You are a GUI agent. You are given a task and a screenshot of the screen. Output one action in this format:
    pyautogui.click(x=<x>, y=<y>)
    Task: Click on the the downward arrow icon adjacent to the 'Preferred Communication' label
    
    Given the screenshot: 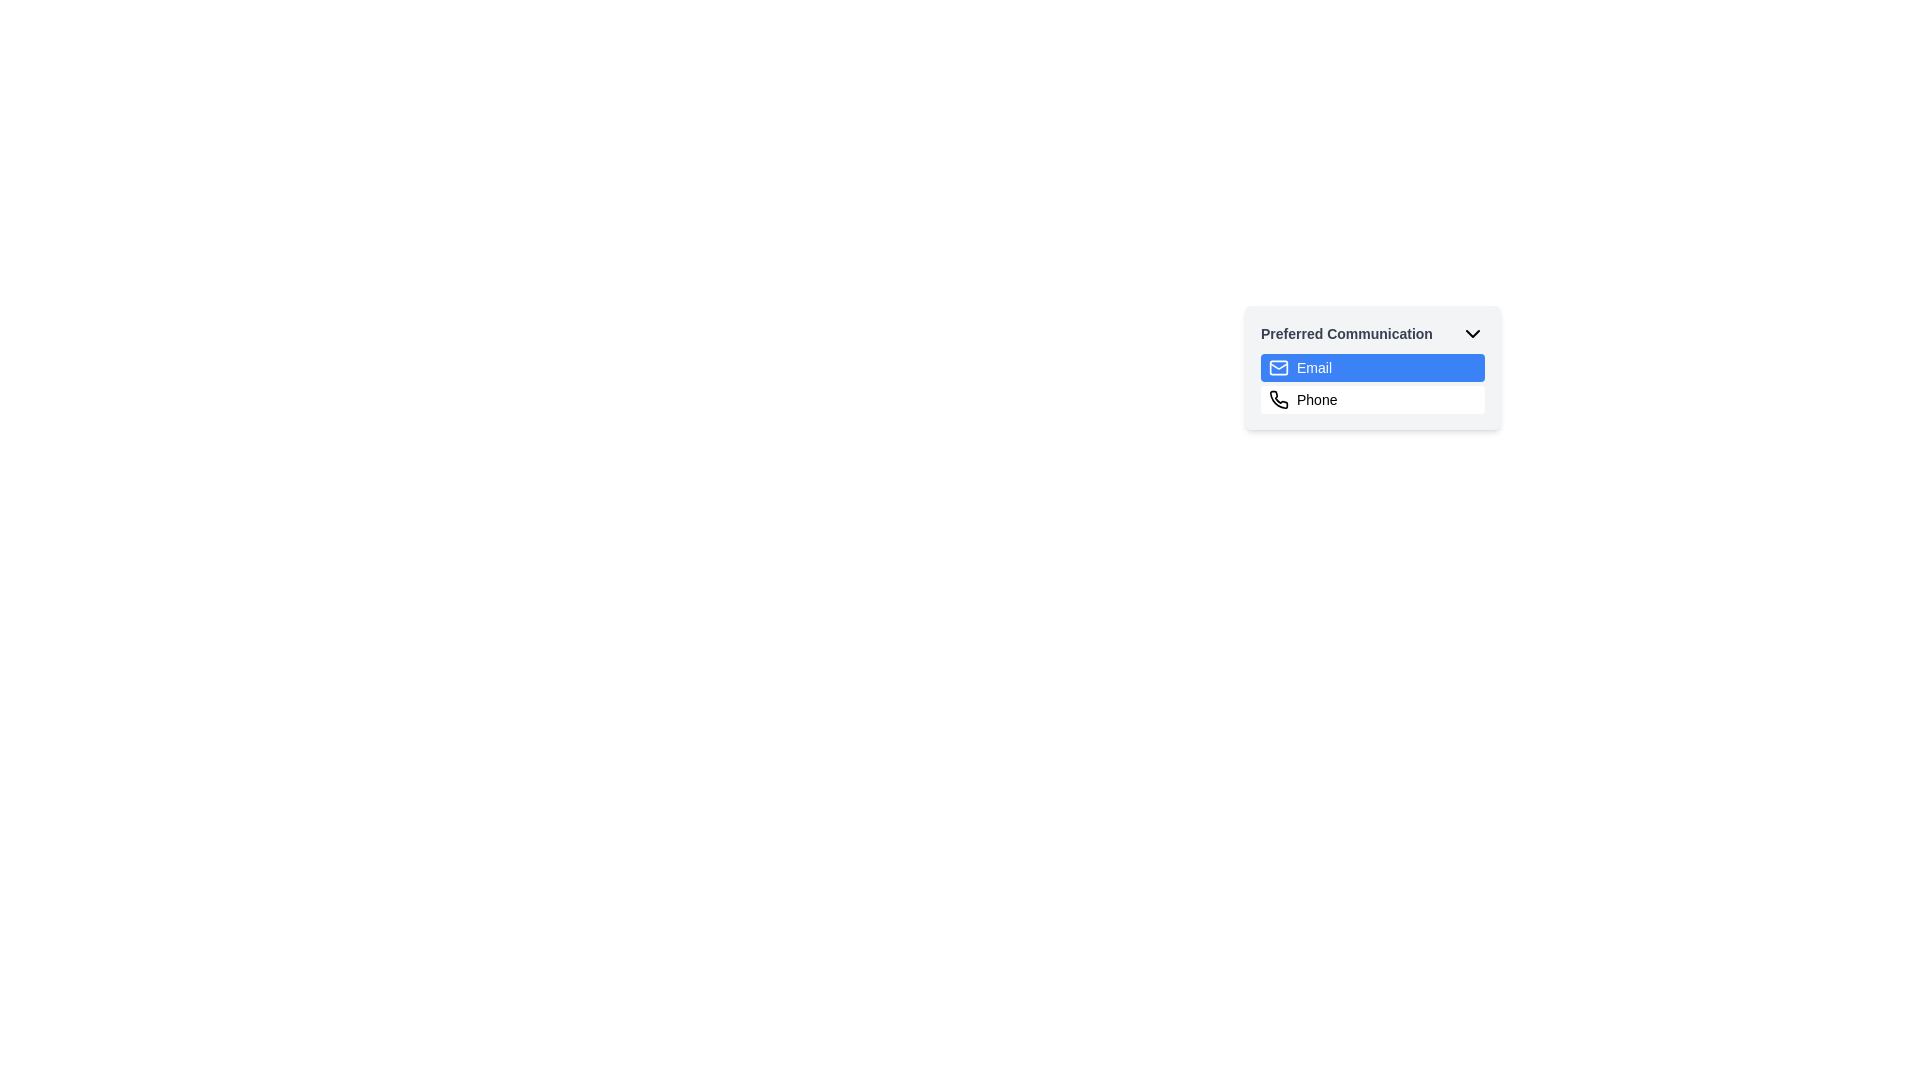 What is the action you would take?
    pyautogui.click(x=1473, y=333)
    